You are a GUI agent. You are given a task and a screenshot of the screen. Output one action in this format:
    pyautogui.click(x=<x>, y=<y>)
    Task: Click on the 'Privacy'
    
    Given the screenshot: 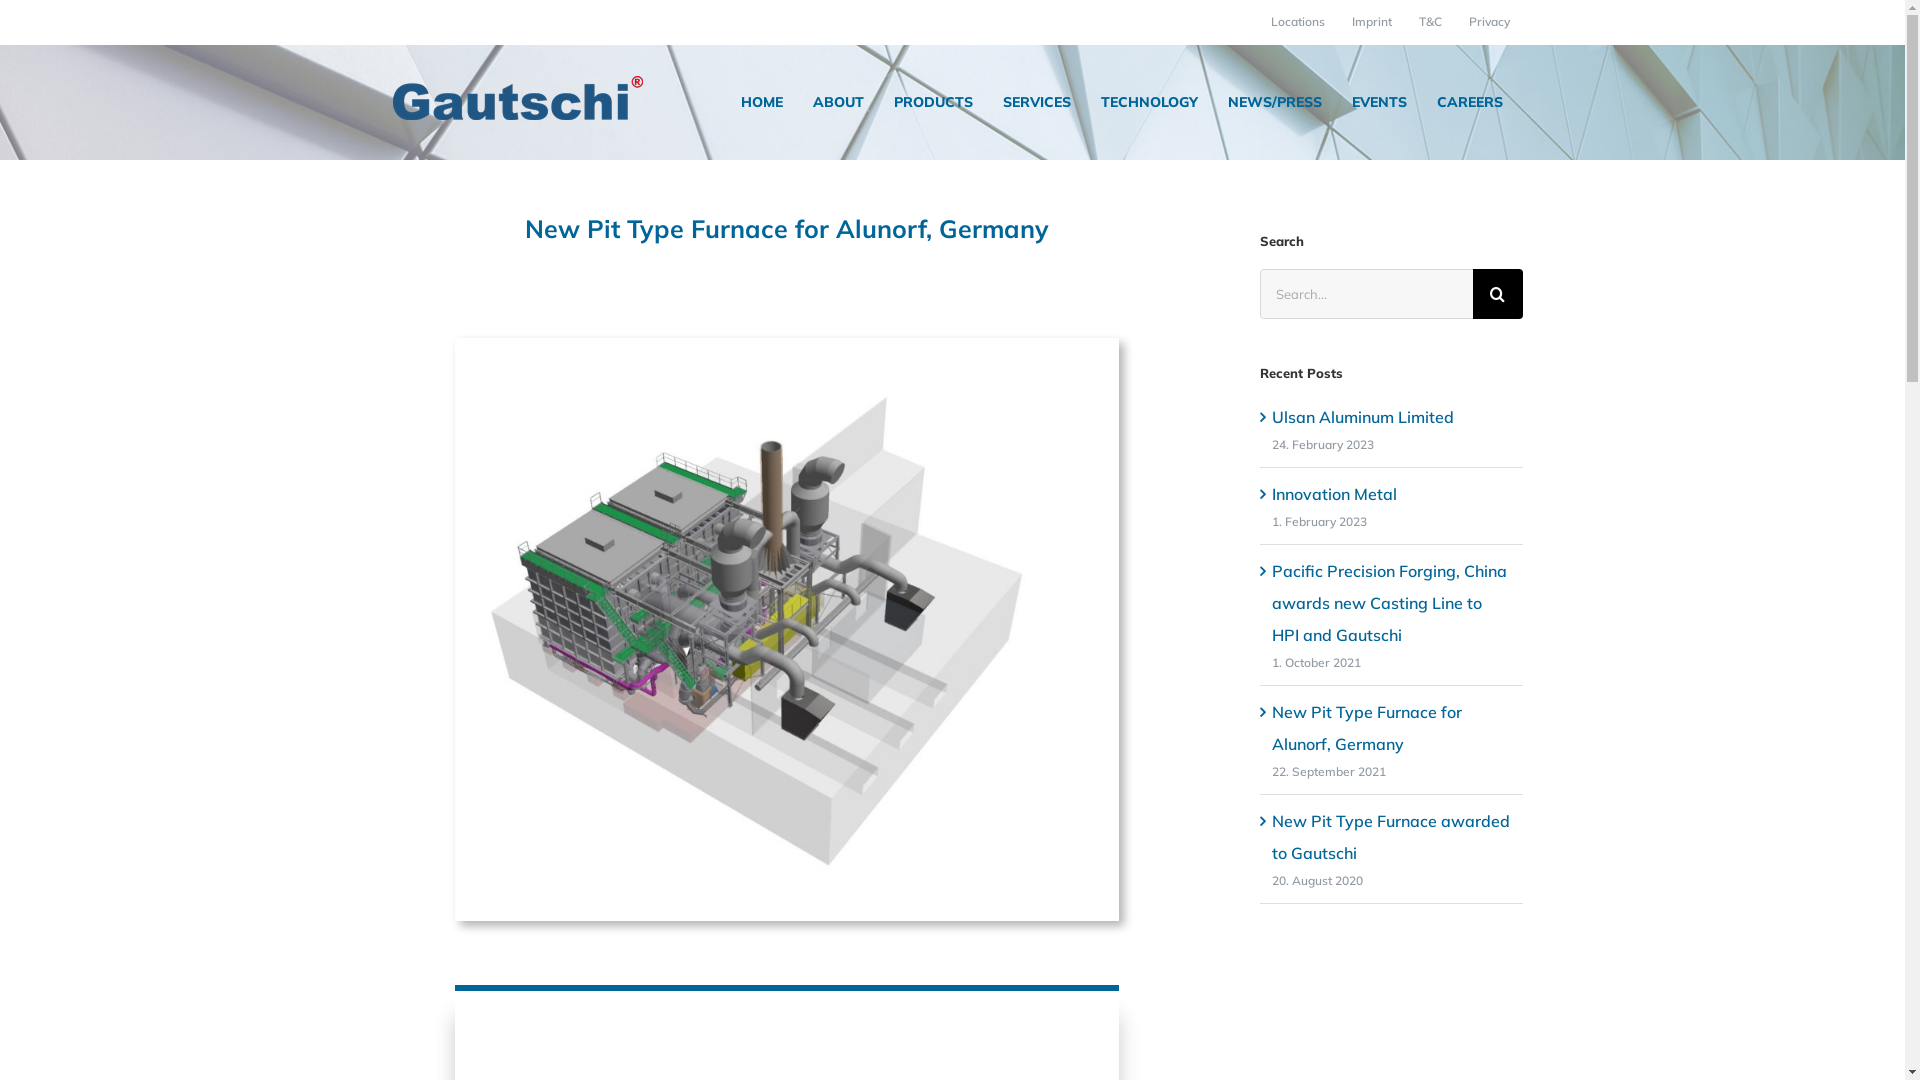 What is the action you would take?
    pyautogui.click(x=1489, y=22)
    